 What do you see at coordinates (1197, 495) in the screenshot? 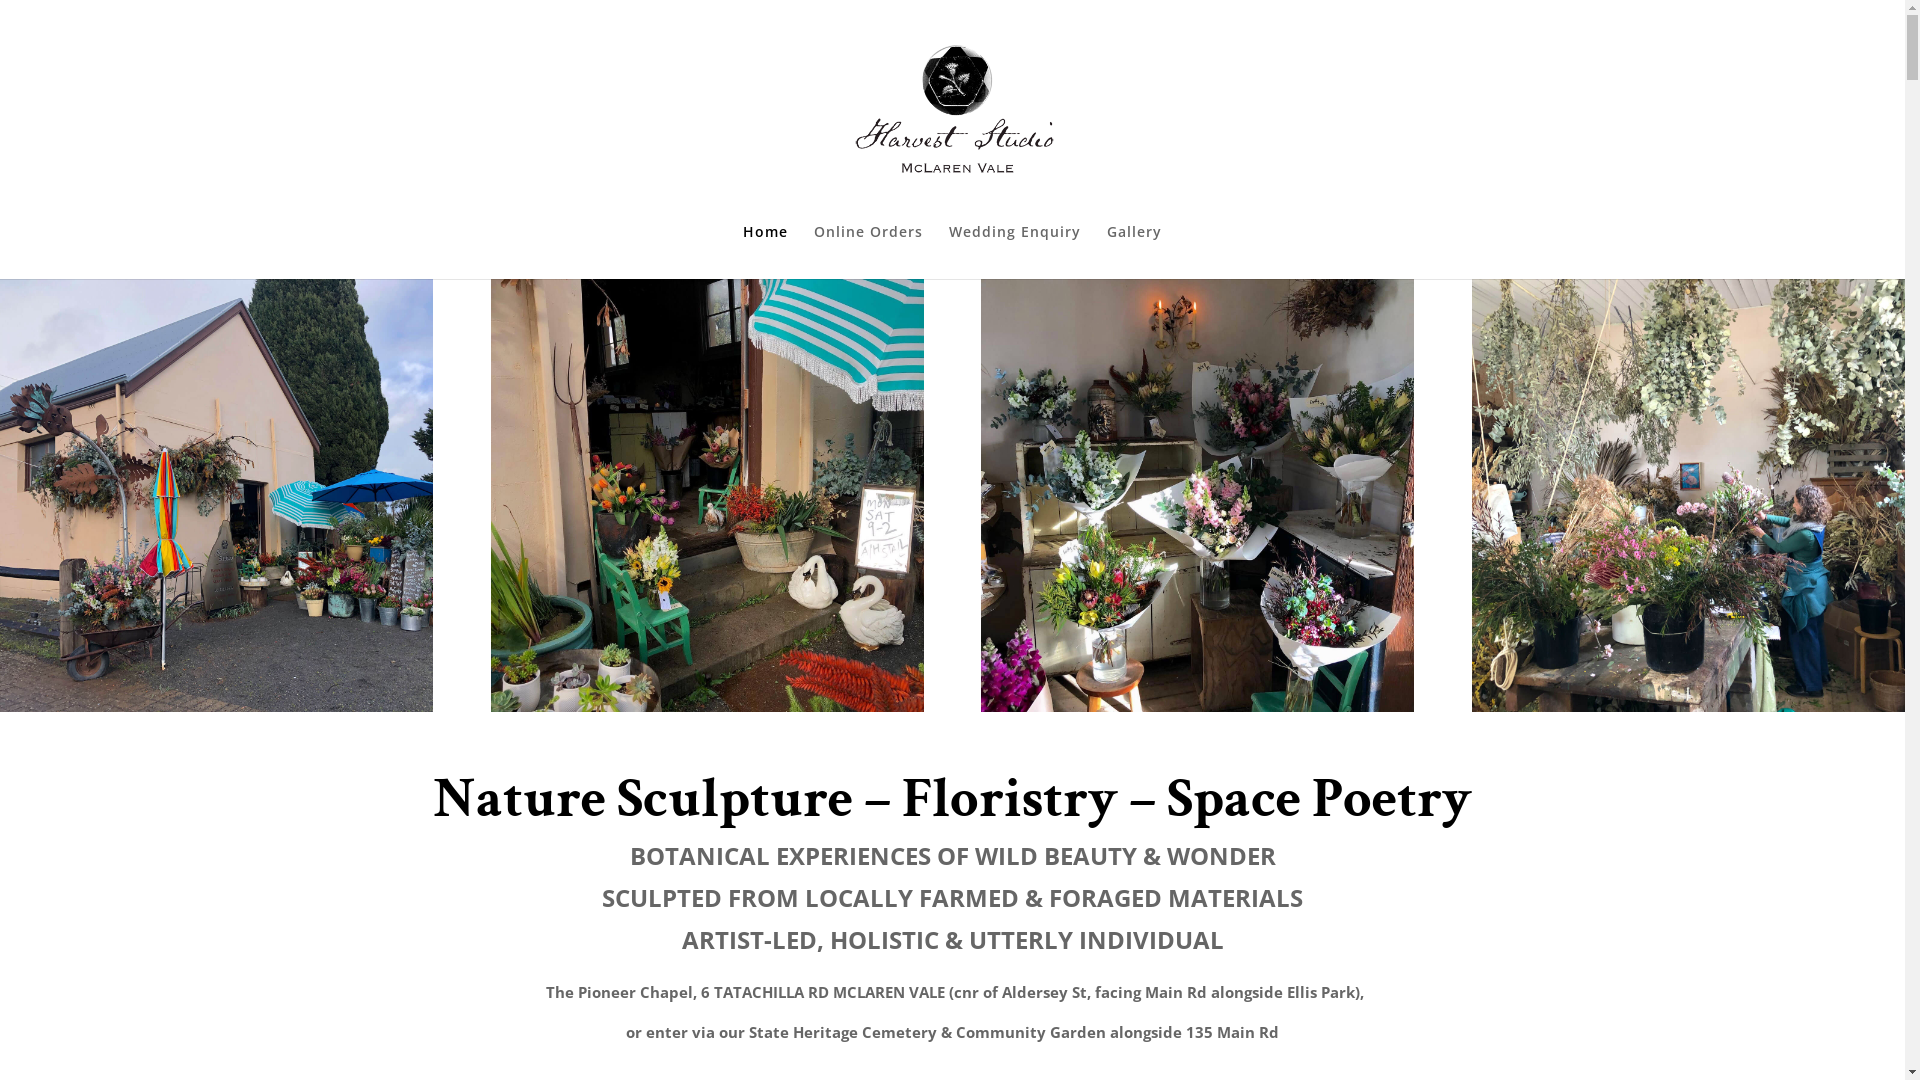
I see `'interior'` at bounding box center [1197, 495].